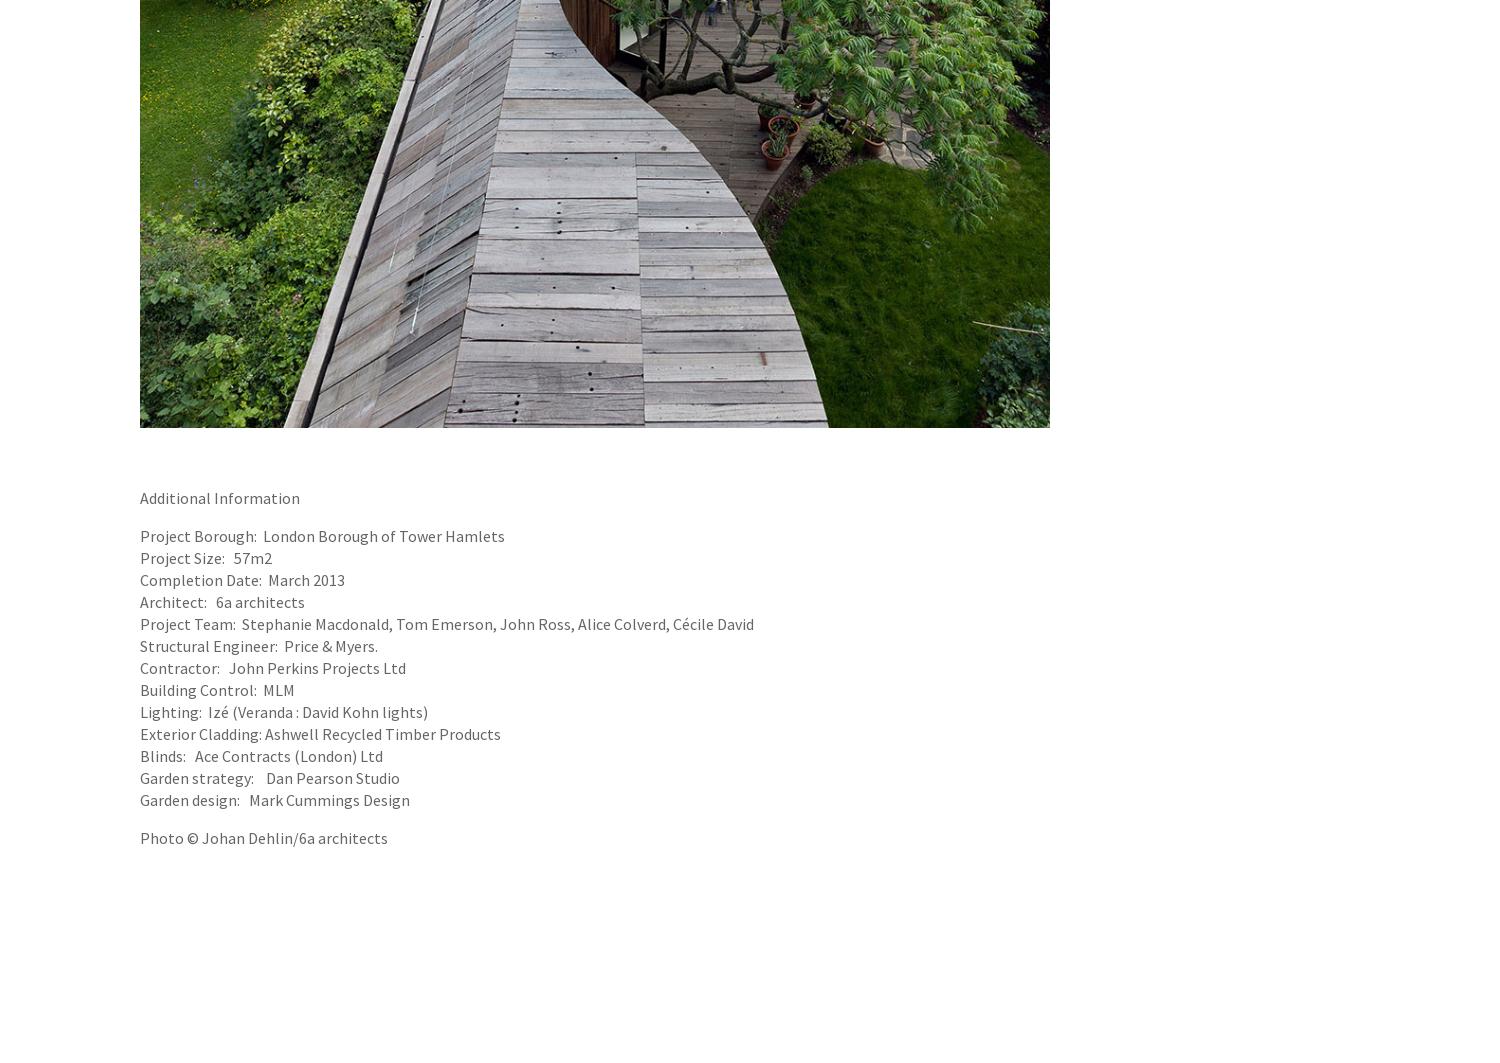  What do you see at coordinates (321, 534) in the screenshot?
I see `'Project Borough:  London Borough of Tower Hamlets'` at bounding box center [321, 534].